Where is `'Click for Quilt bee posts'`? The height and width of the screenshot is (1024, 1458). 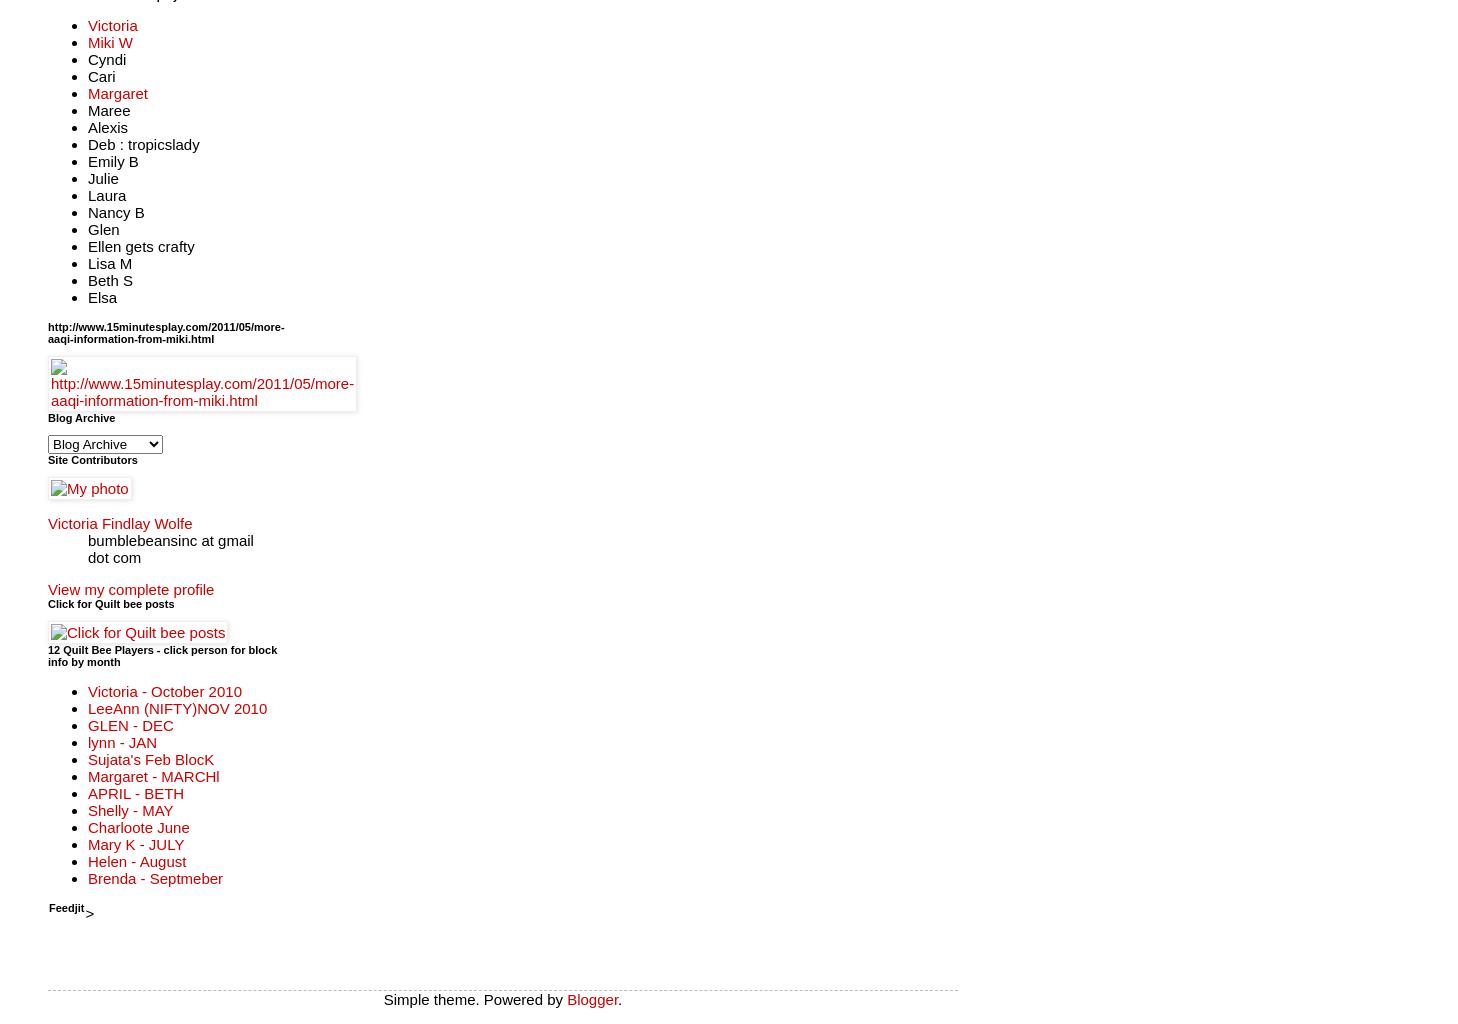 'Click for Quilt bee posts' is located at coordinates (109, 603).